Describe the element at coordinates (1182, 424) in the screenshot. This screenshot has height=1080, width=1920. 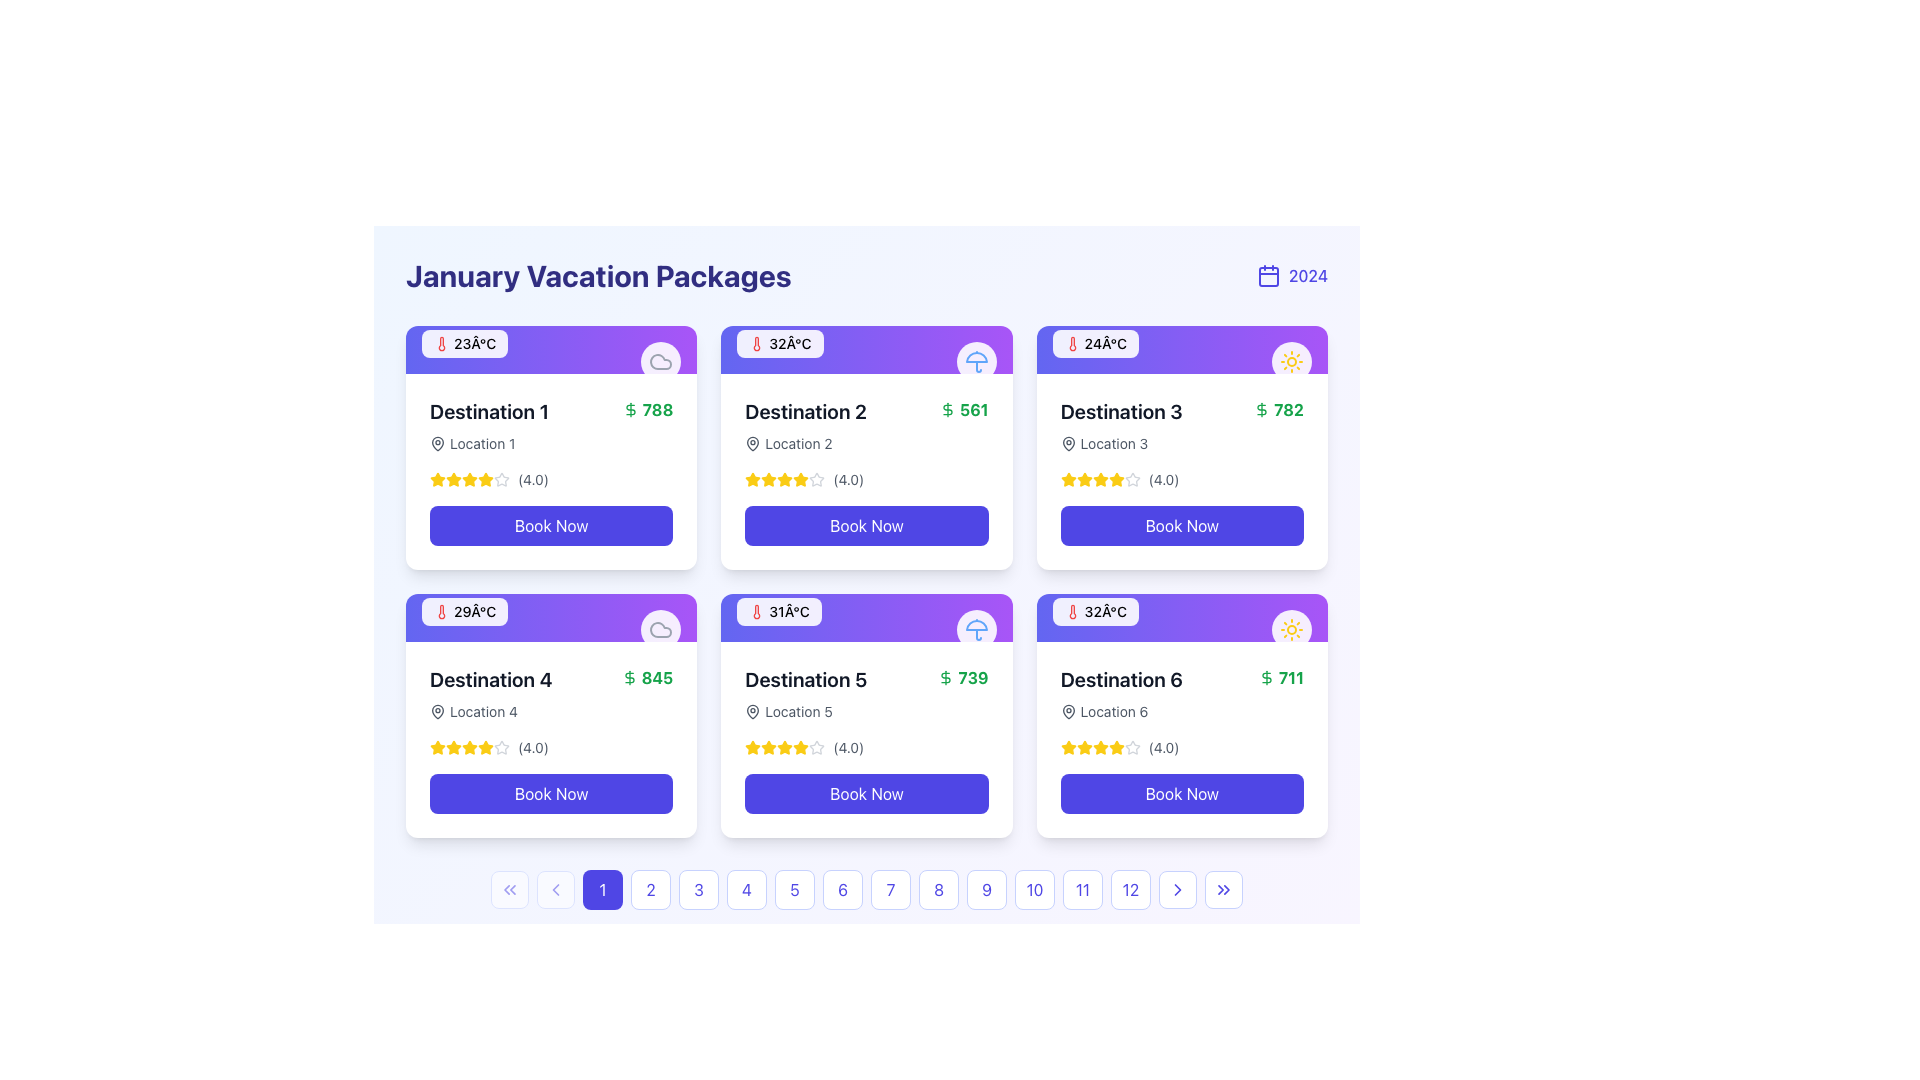
I see `the informational component displaying details about a vacation destination, including its name, location, and price, positioned in the top section of the third card in the first row of the grid layout` at that location.